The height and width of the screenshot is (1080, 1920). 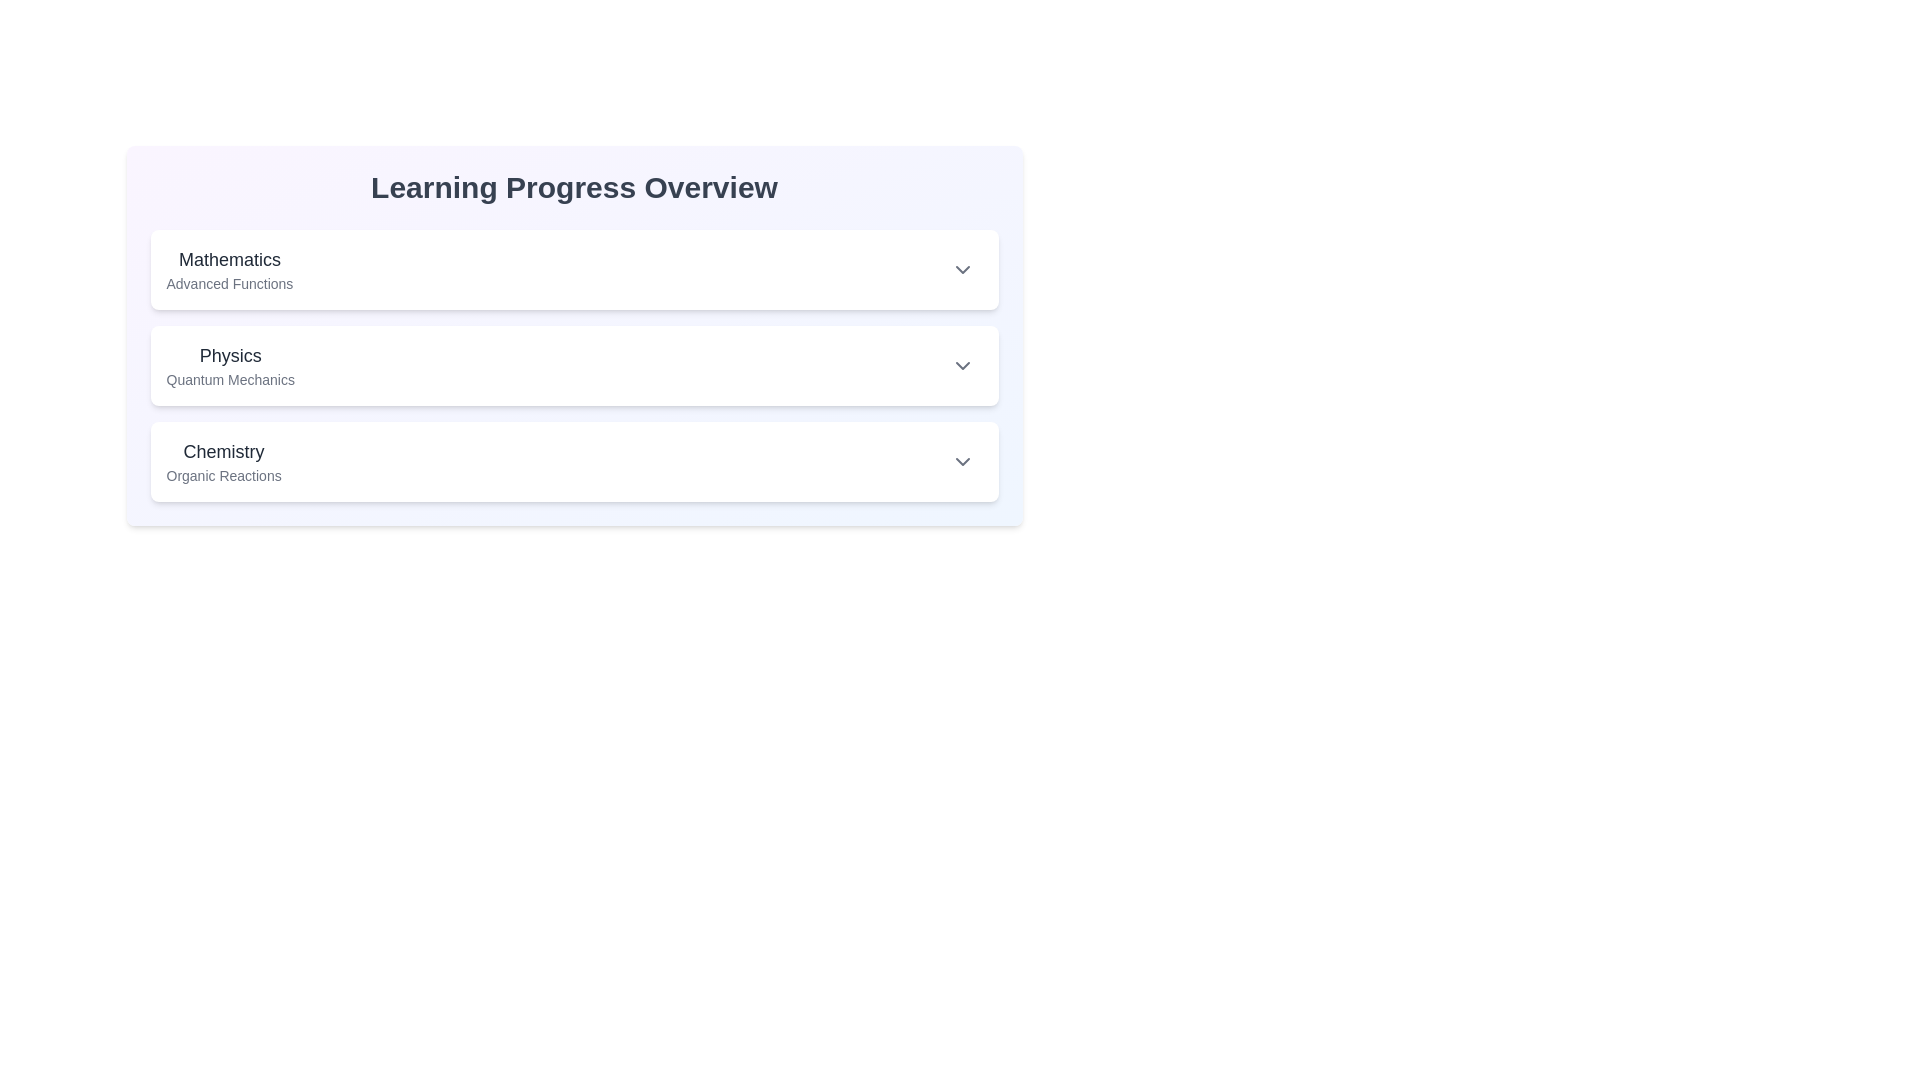 What do you see at coordinates (962, 270) in the screenshot?
I see `the icon that serves as an indicator for expanding or collapsing the 'Mathematics' module` at bounding box center [962, 270].